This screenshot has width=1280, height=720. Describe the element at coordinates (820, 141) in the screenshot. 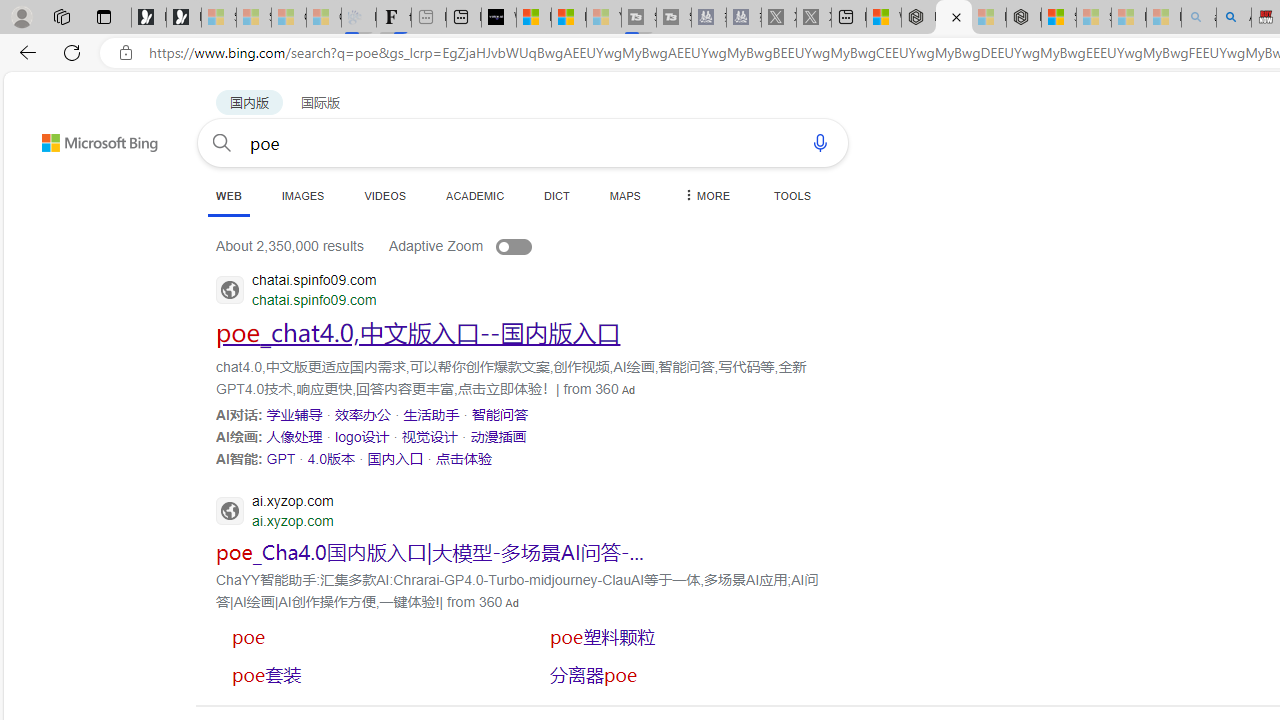

I see `'Search using voice'` at that location.